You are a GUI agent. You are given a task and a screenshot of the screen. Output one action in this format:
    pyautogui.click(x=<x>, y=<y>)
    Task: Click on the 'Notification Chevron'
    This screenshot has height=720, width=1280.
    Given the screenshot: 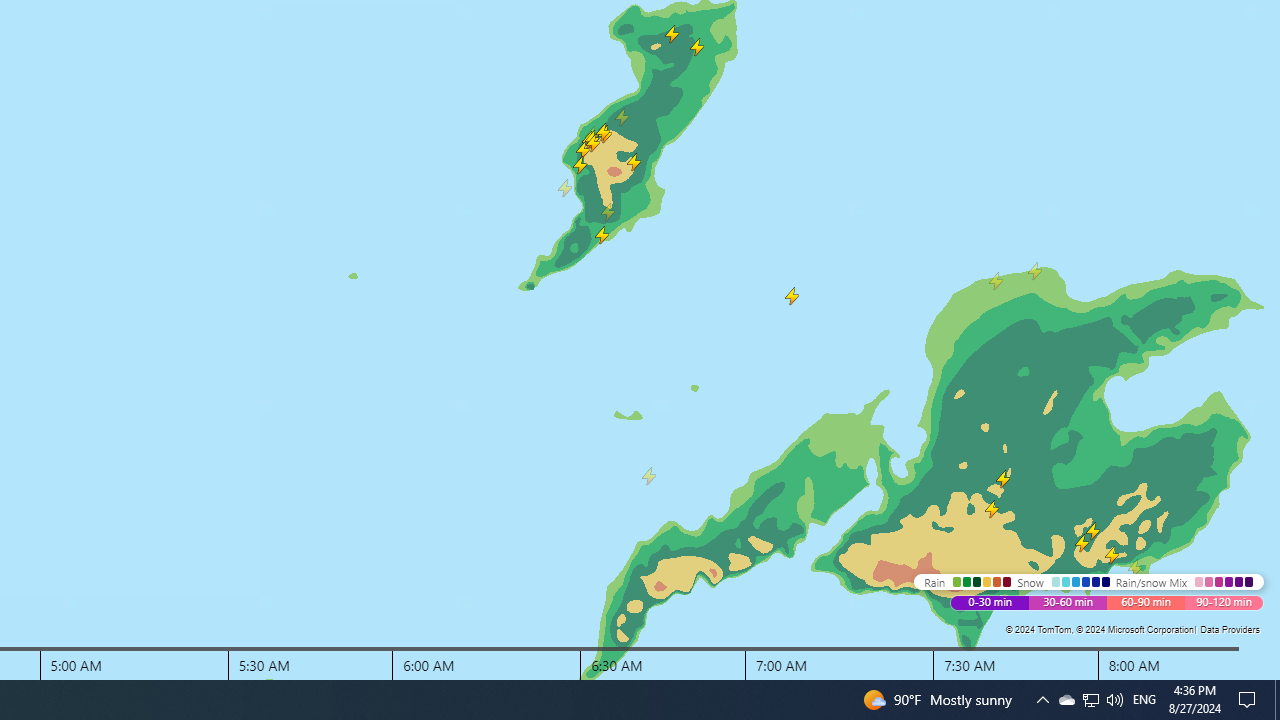 What is the action you would take?
    pyautogui.click(x=1041, y=698)
    